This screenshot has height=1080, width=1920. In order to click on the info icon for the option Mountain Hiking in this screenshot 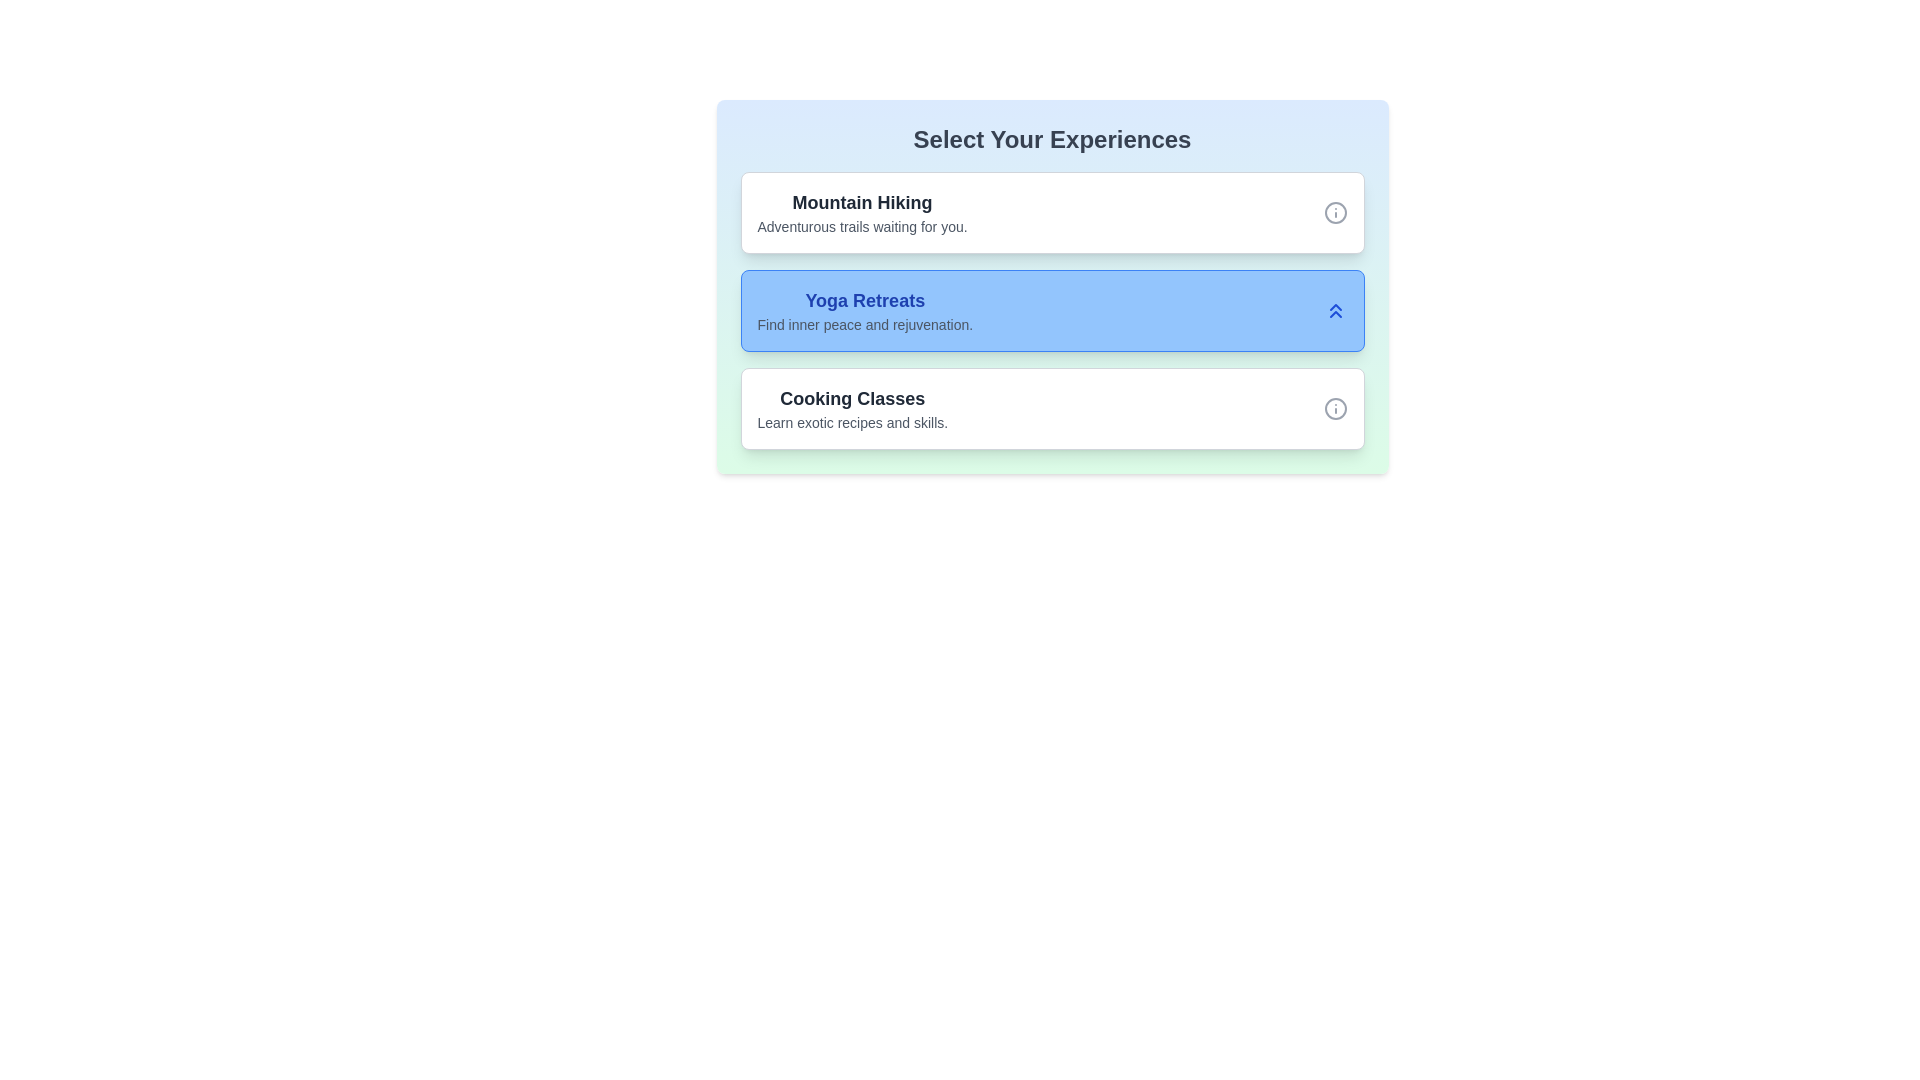, I will do `click(1335, 212)`.